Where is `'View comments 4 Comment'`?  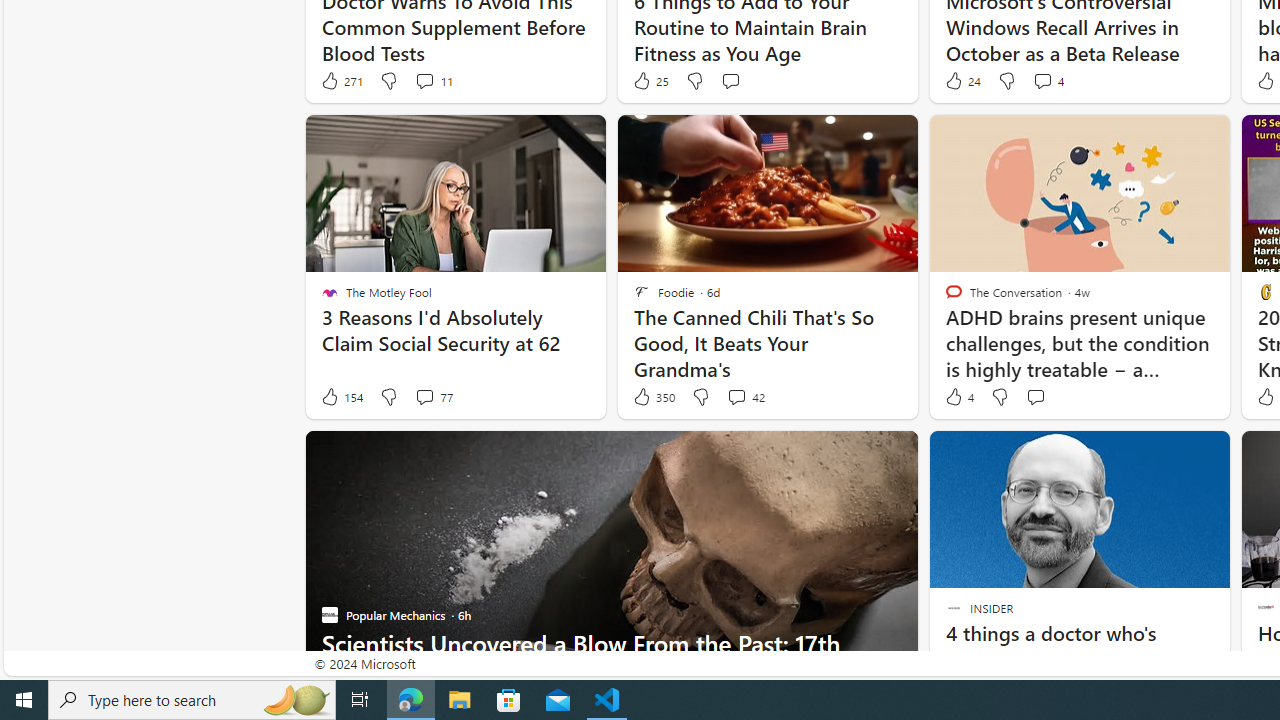 'View comments 4 Comment' is located at coordinates (1047, 80).